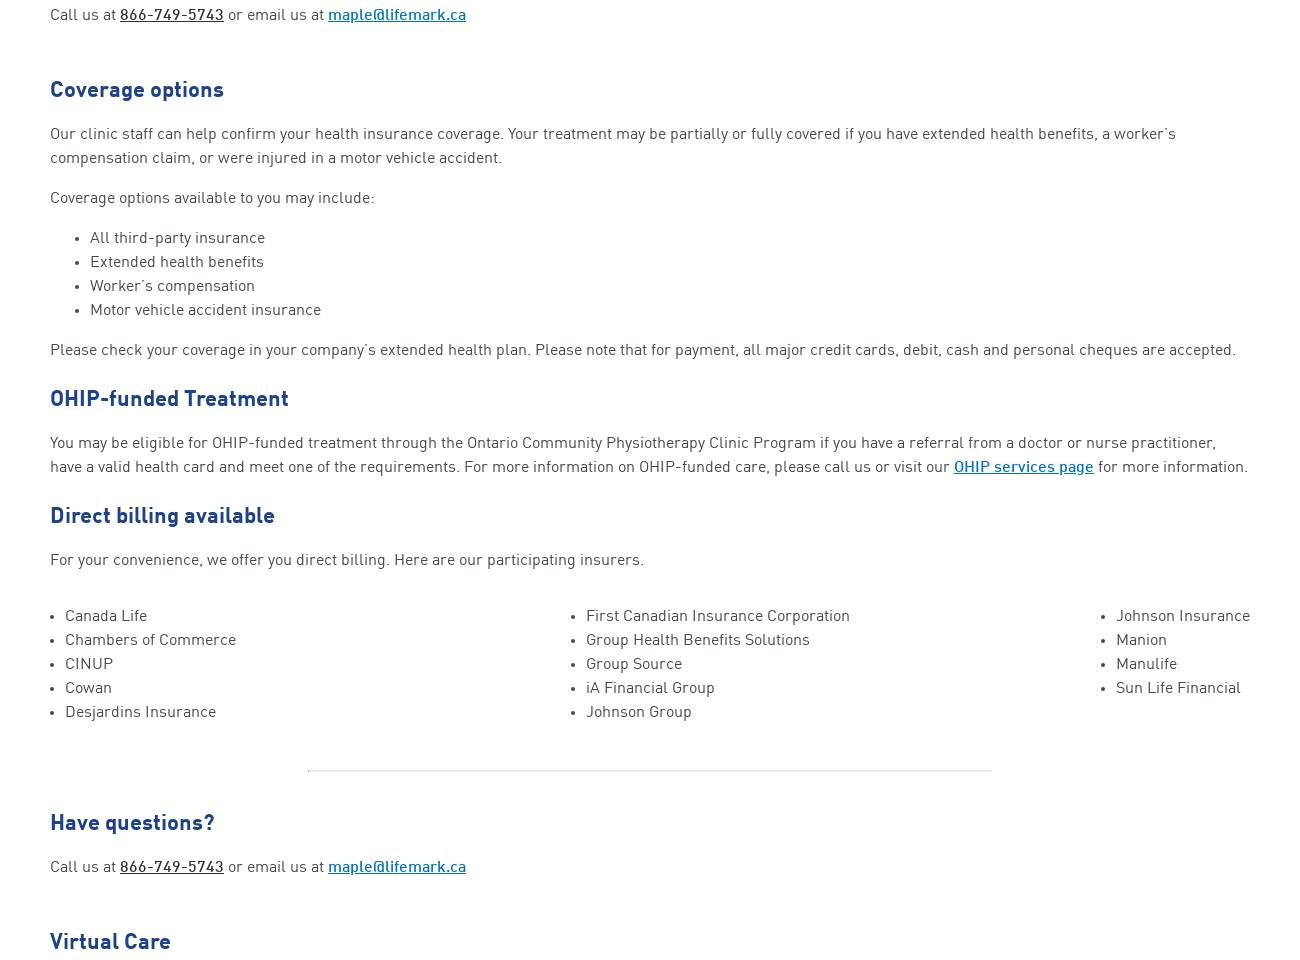 The width and height of the screenshot is (1300, 960). I want to click on 'CINUP', so click(89, 664).